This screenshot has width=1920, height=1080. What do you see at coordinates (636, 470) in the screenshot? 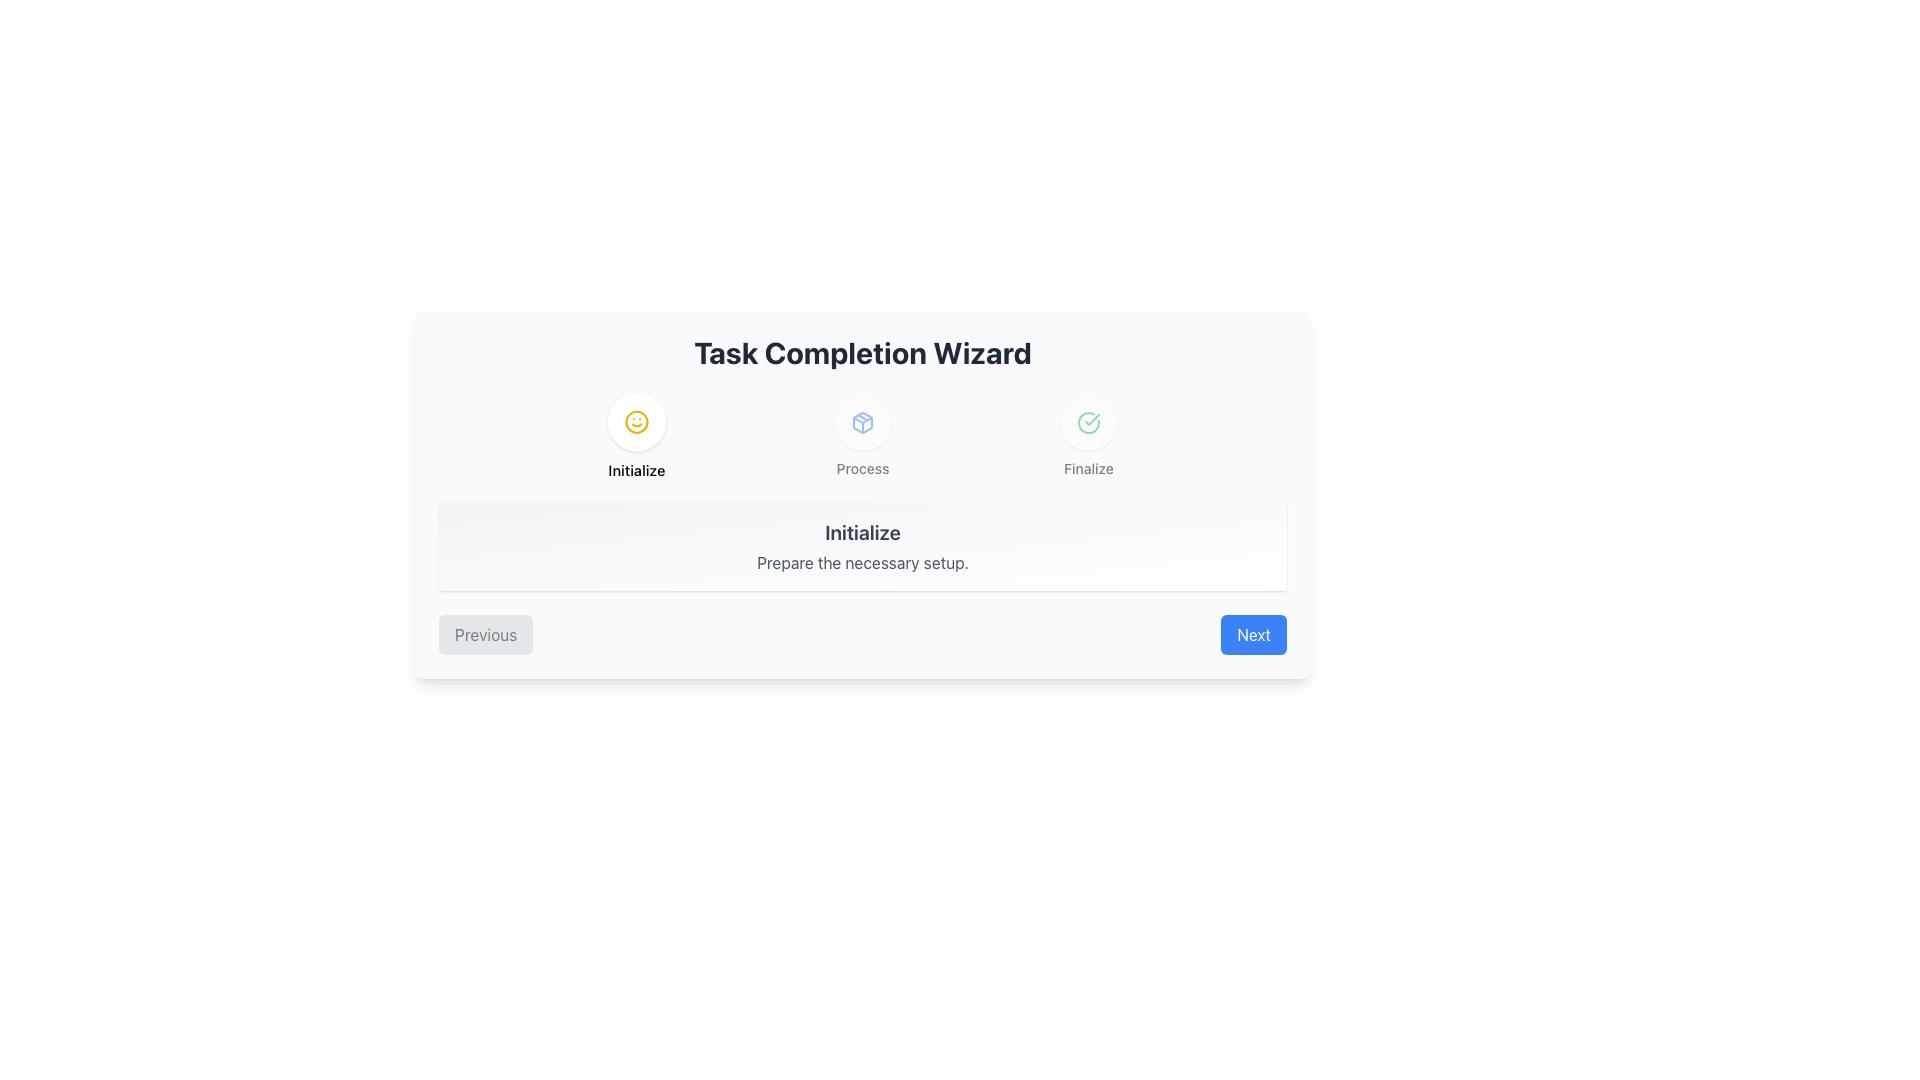
I see `text label that describes the first step in the multi-step process, which is labeled 'Initialize.' This label is positioned below a circular smiley face icon` at bounding box center [636, 470].